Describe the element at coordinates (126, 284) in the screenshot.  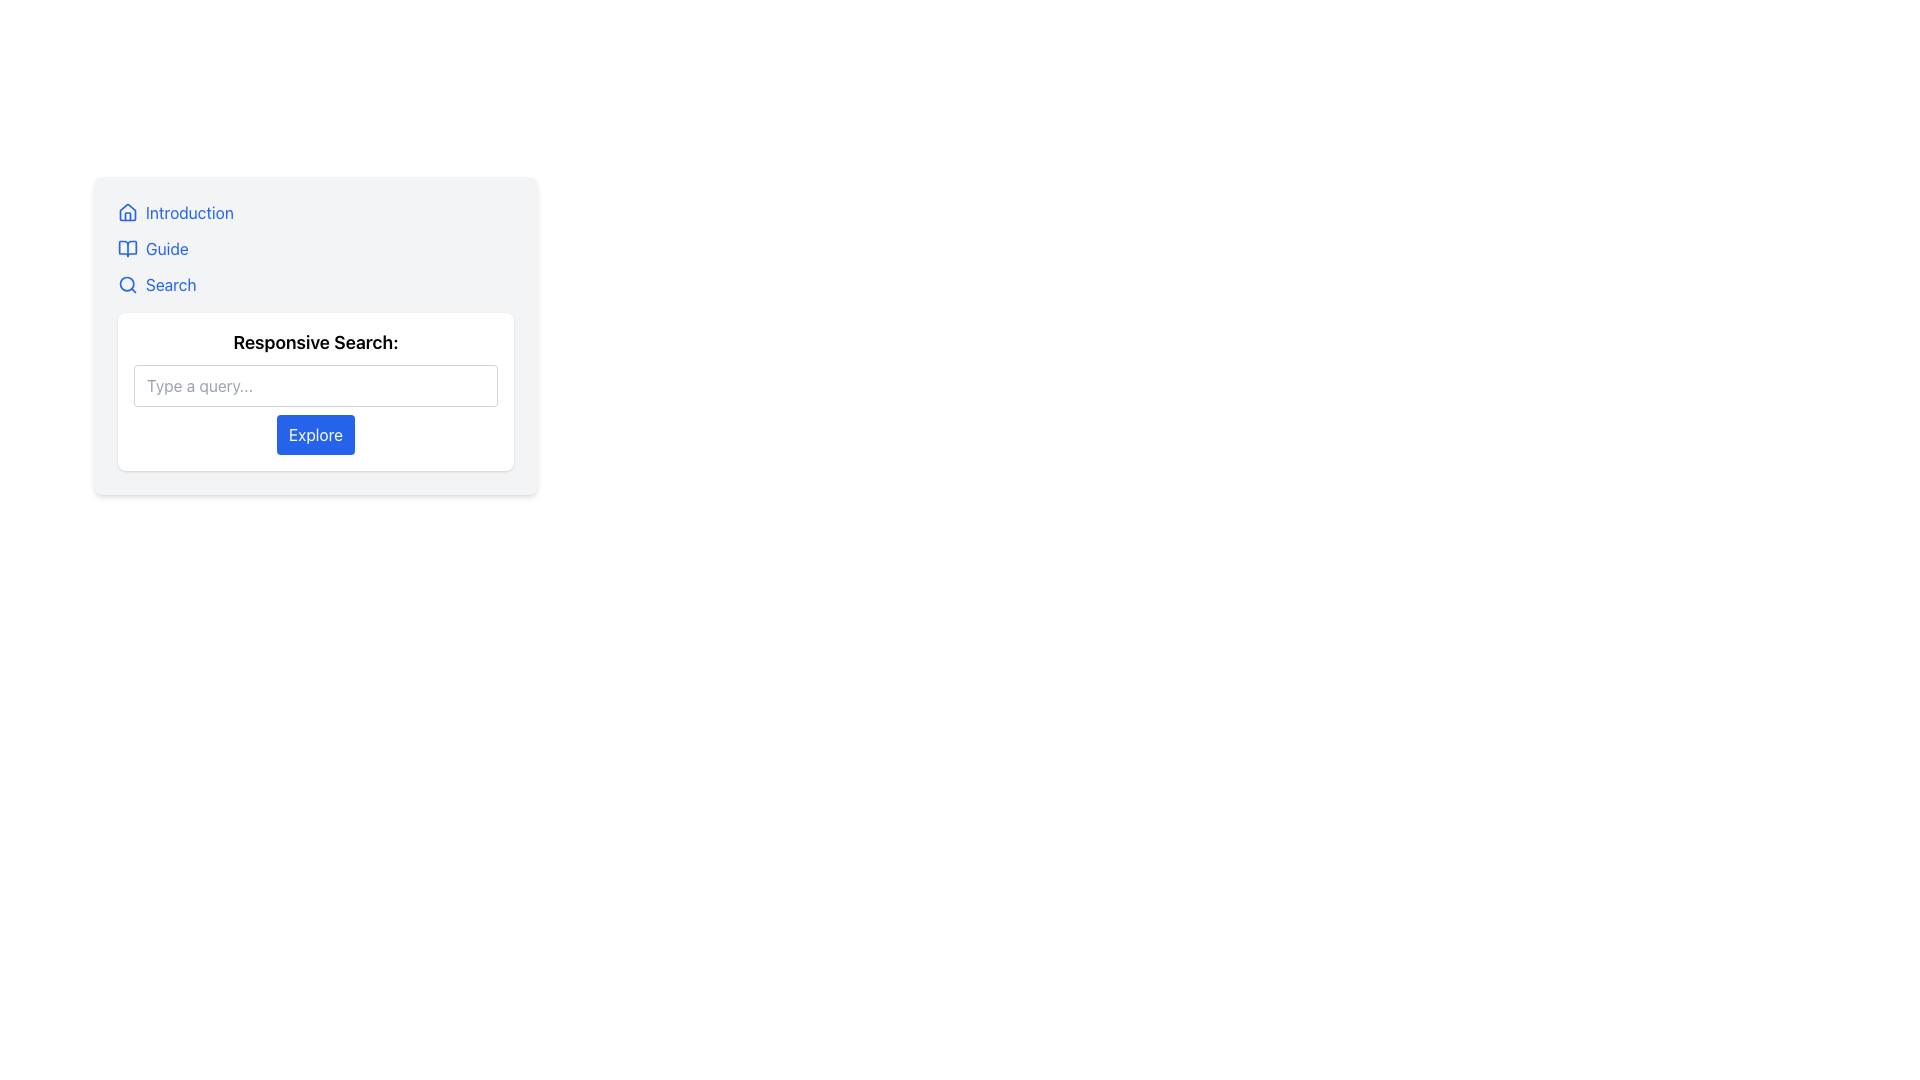
I see `properties of the inner convex lens of the magnifying glass icon, which serves as a graphical component indicating search functionality` at that location.